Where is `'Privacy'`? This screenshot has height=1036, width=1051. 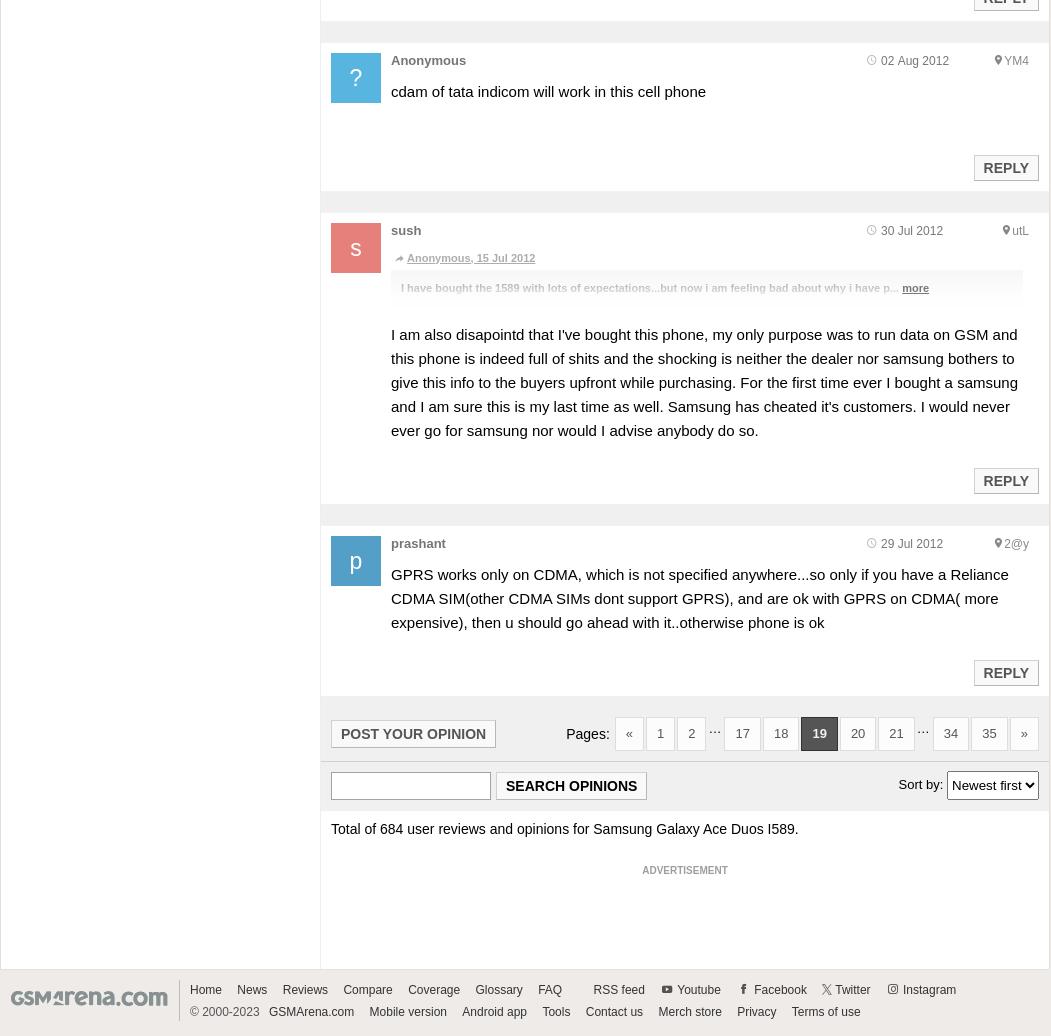
'Privacy' is located at coordinates (756, 1011).